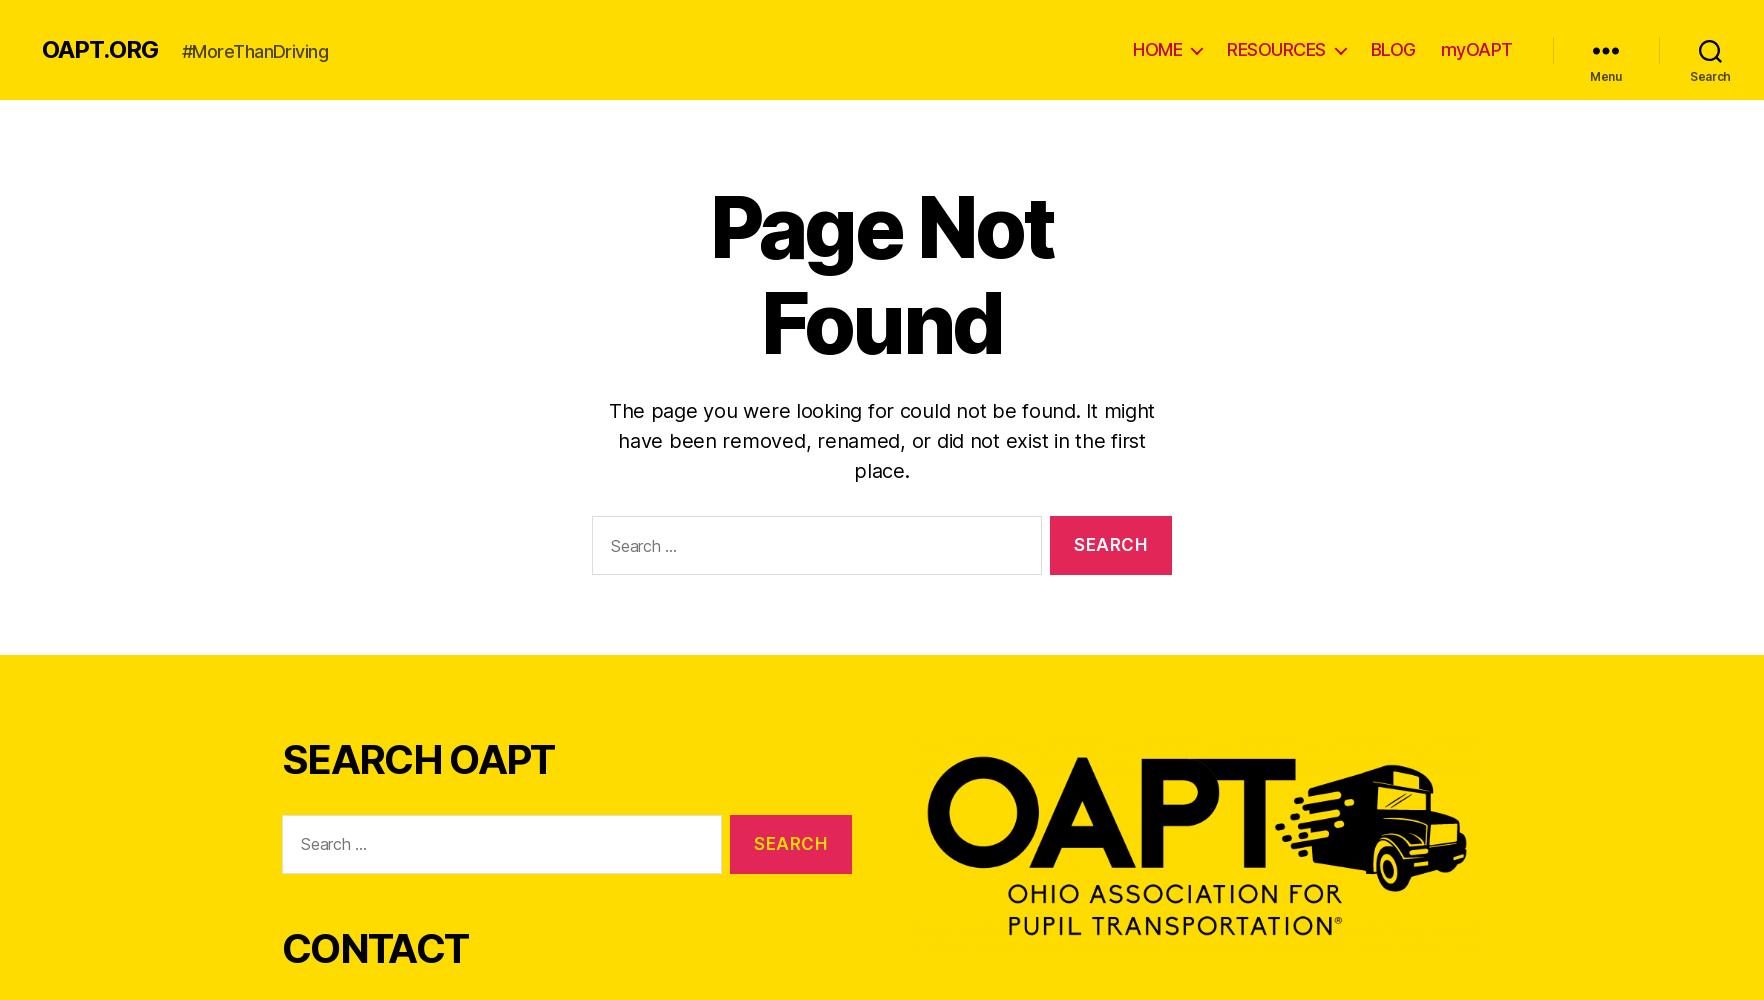  What do you see at coordinates (1710, 75) in the screenshot?
I see `'Search'` at bounding box center [1710, 75].